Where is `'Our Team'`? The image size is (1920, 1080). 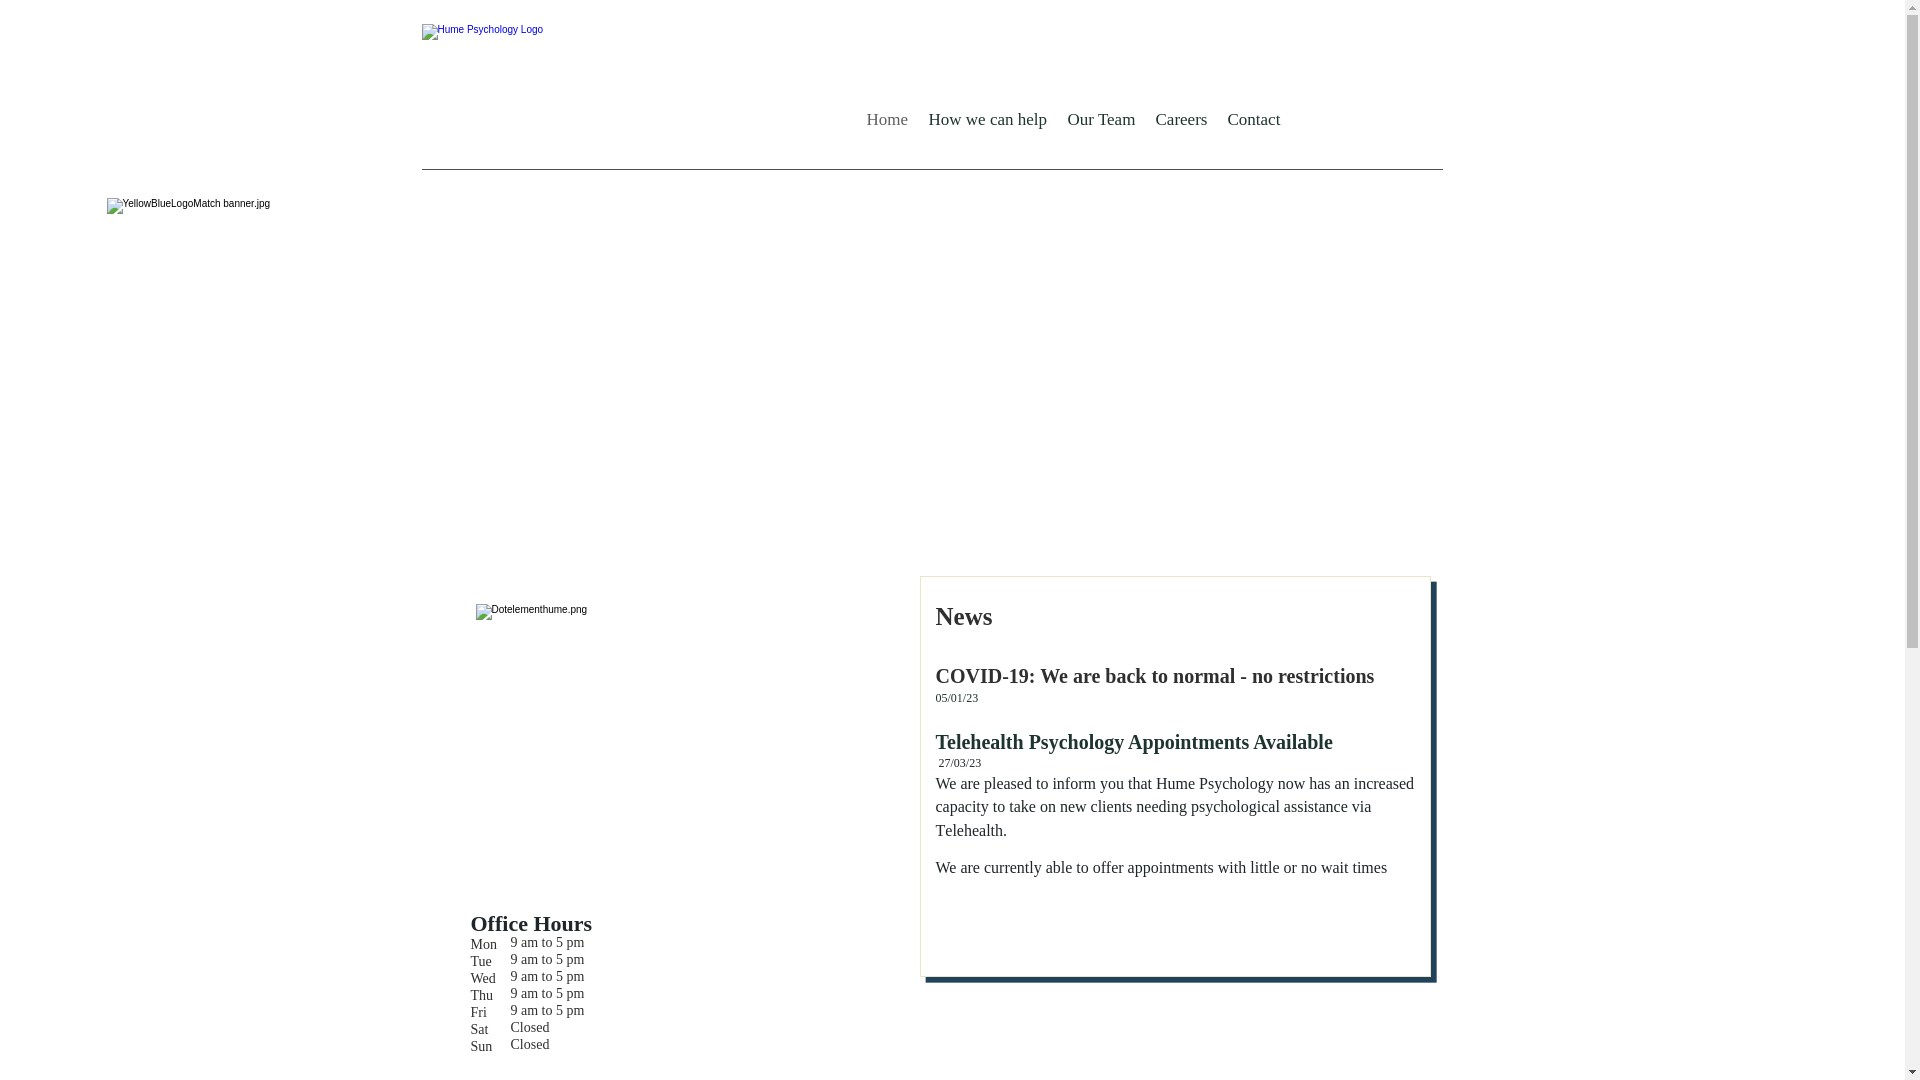
'Our Team' is located at coordinates (1056, 119).